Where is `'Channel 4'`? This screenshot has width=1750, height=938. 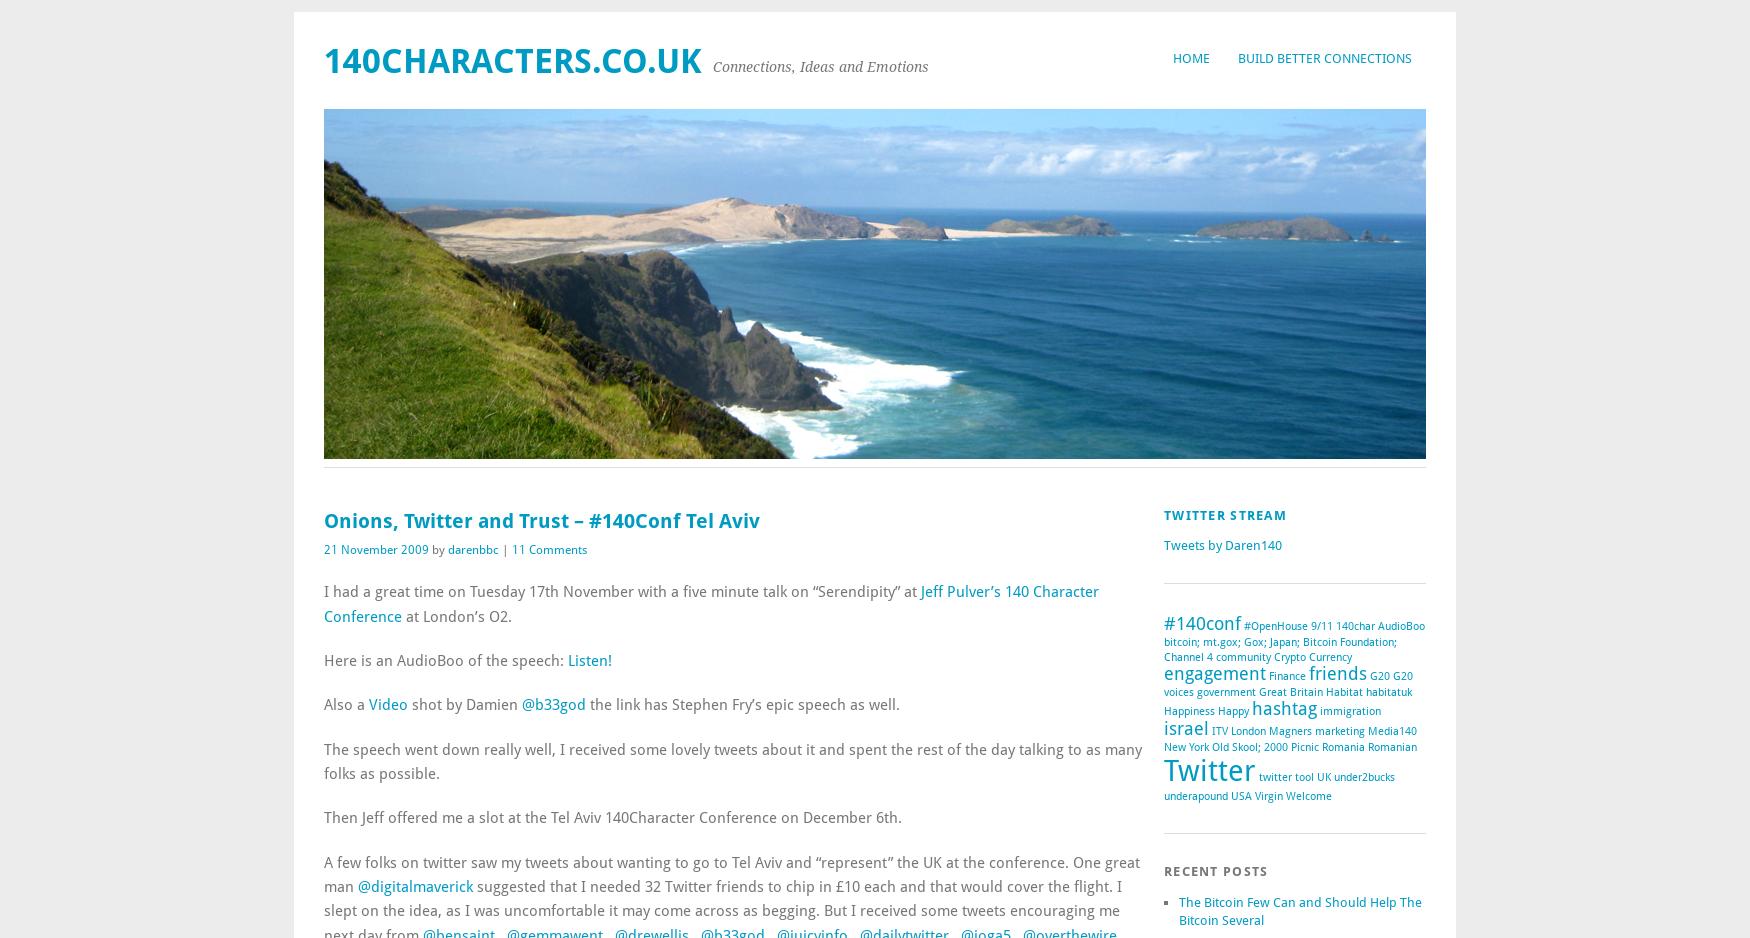
'Channel 4' is located at coordinates (1188, 656).